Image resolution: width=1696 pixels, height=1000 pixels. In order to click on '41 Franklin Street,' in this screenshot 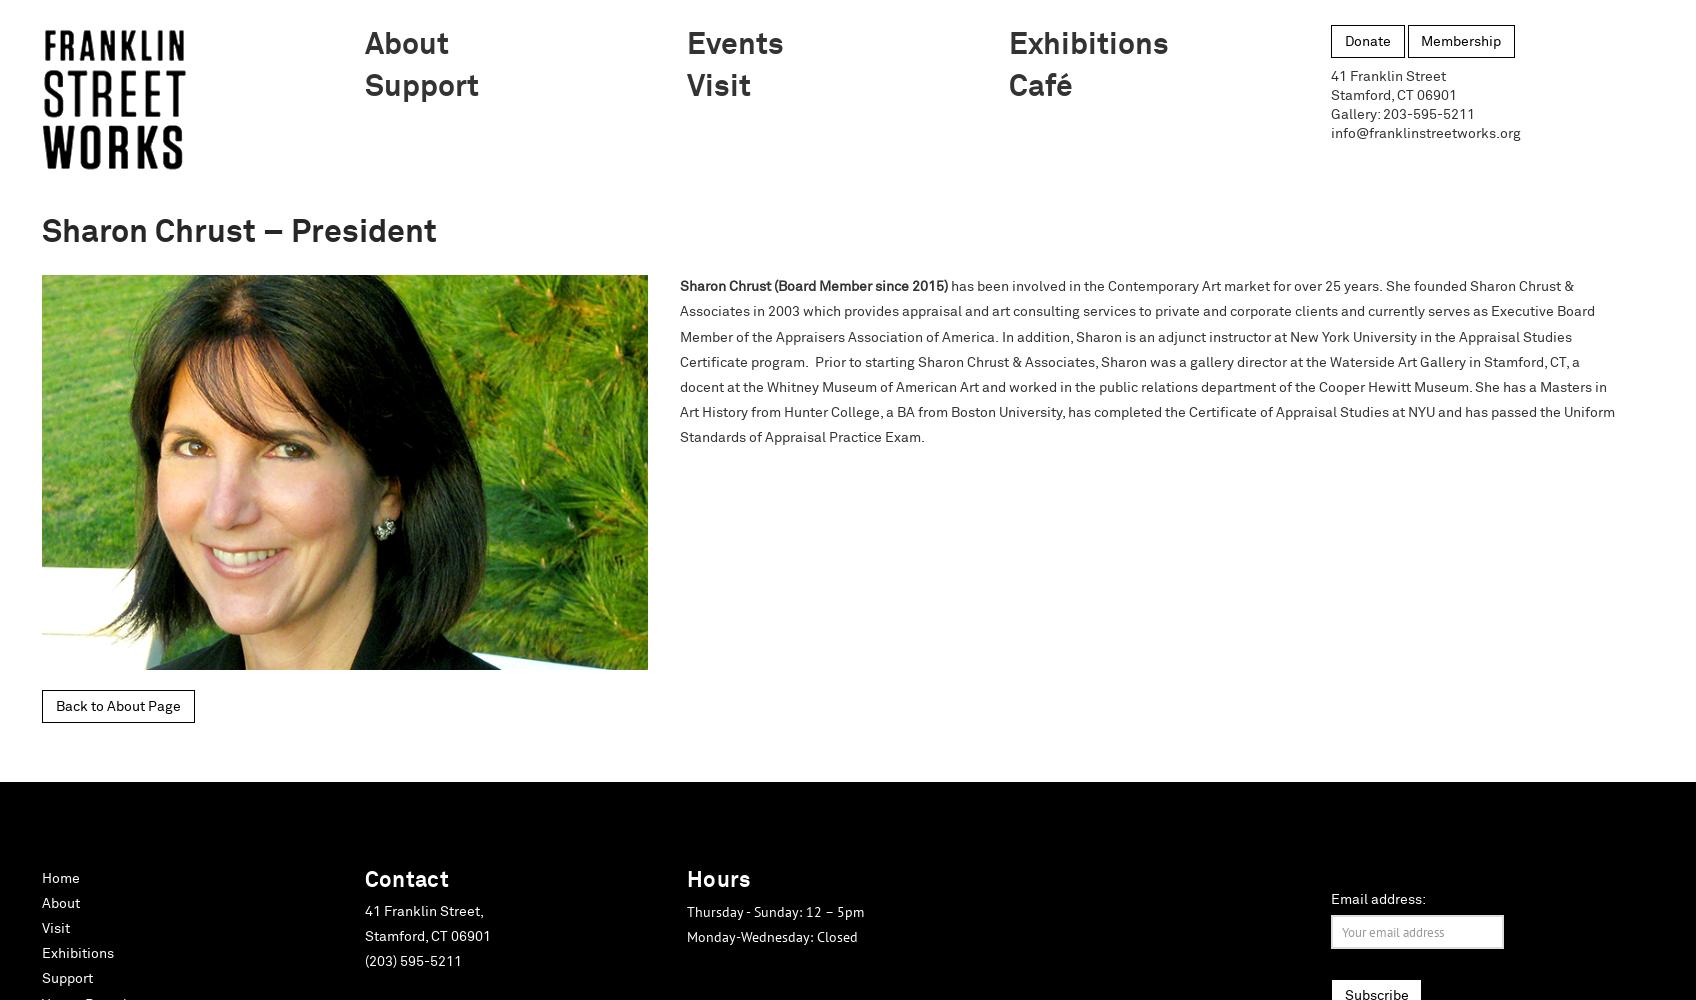, I will do `click(422, 911)`.